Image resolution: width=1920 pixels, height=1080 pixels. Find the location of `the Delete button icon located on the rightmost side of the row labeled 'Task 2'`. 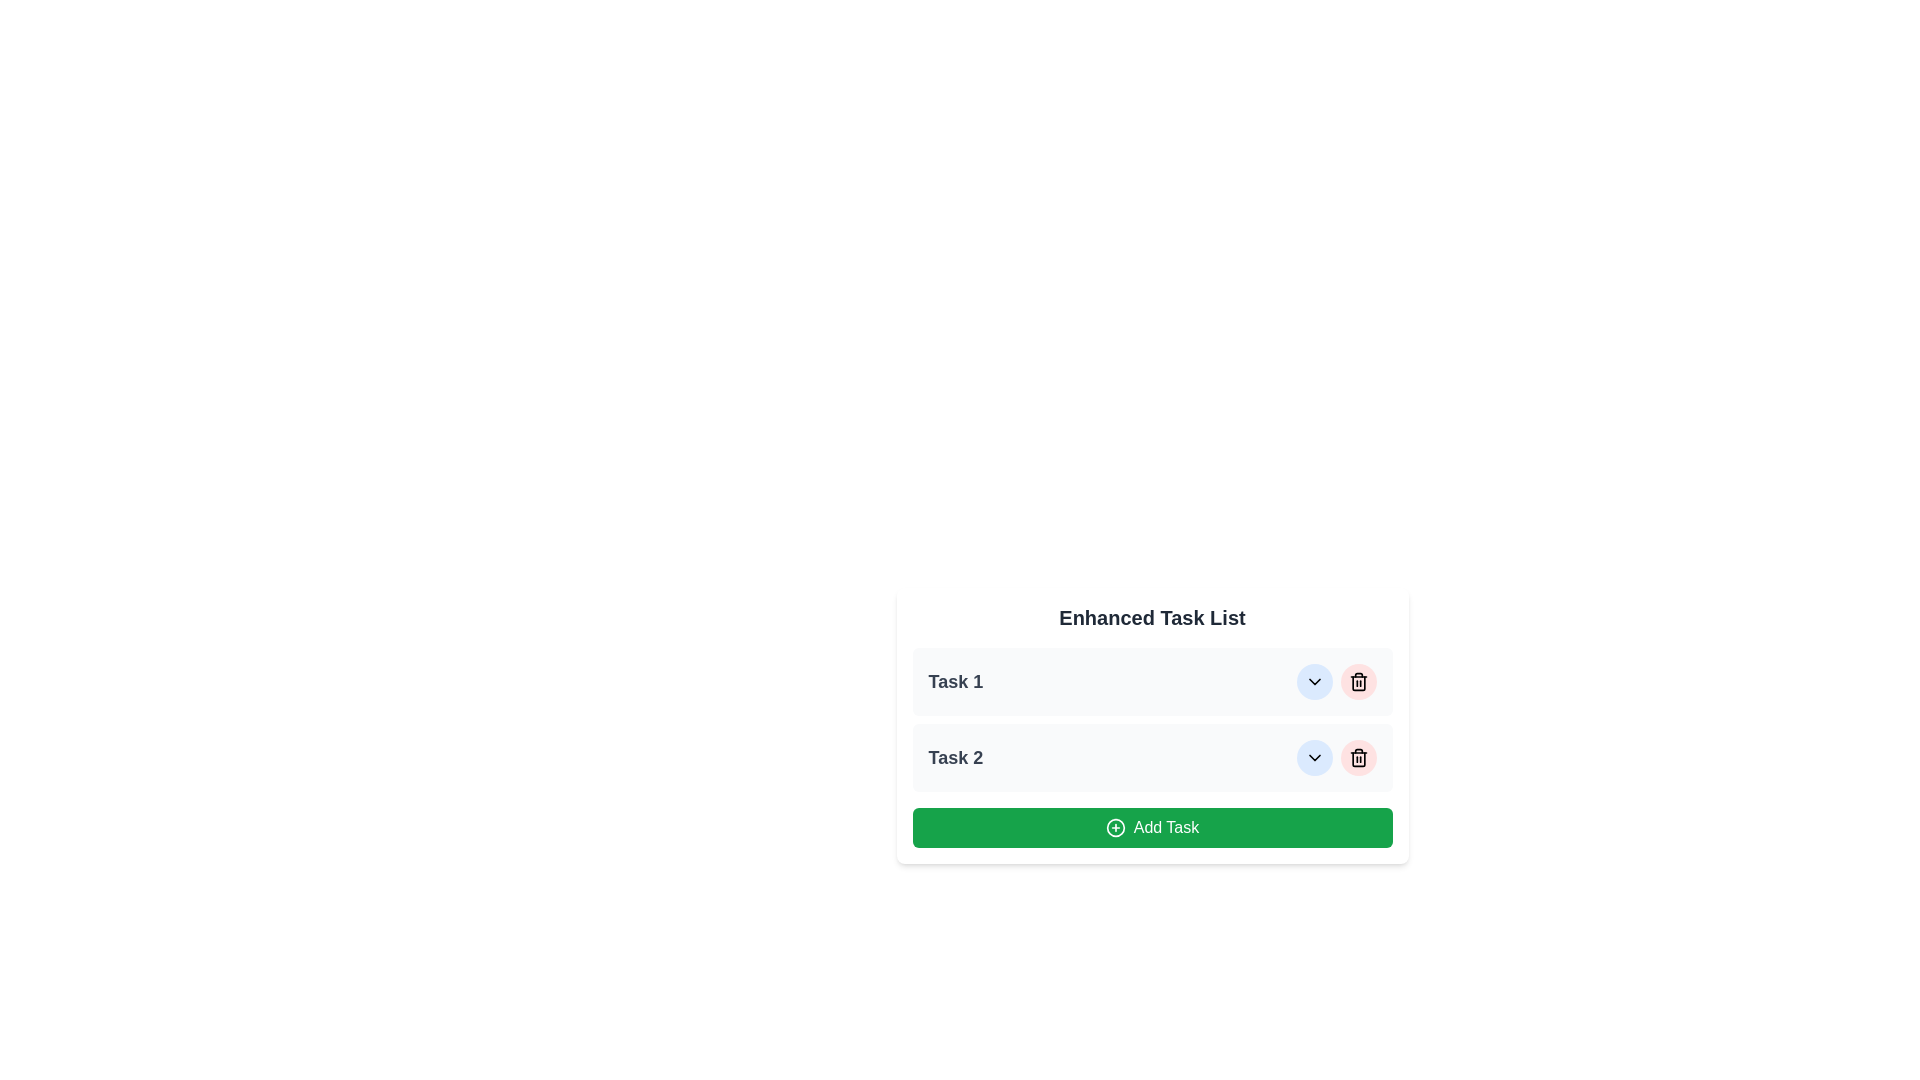

the Delete button icon located on the rightmost side of the row labeled 'Task 2' is located at coordinates (1358, 681).